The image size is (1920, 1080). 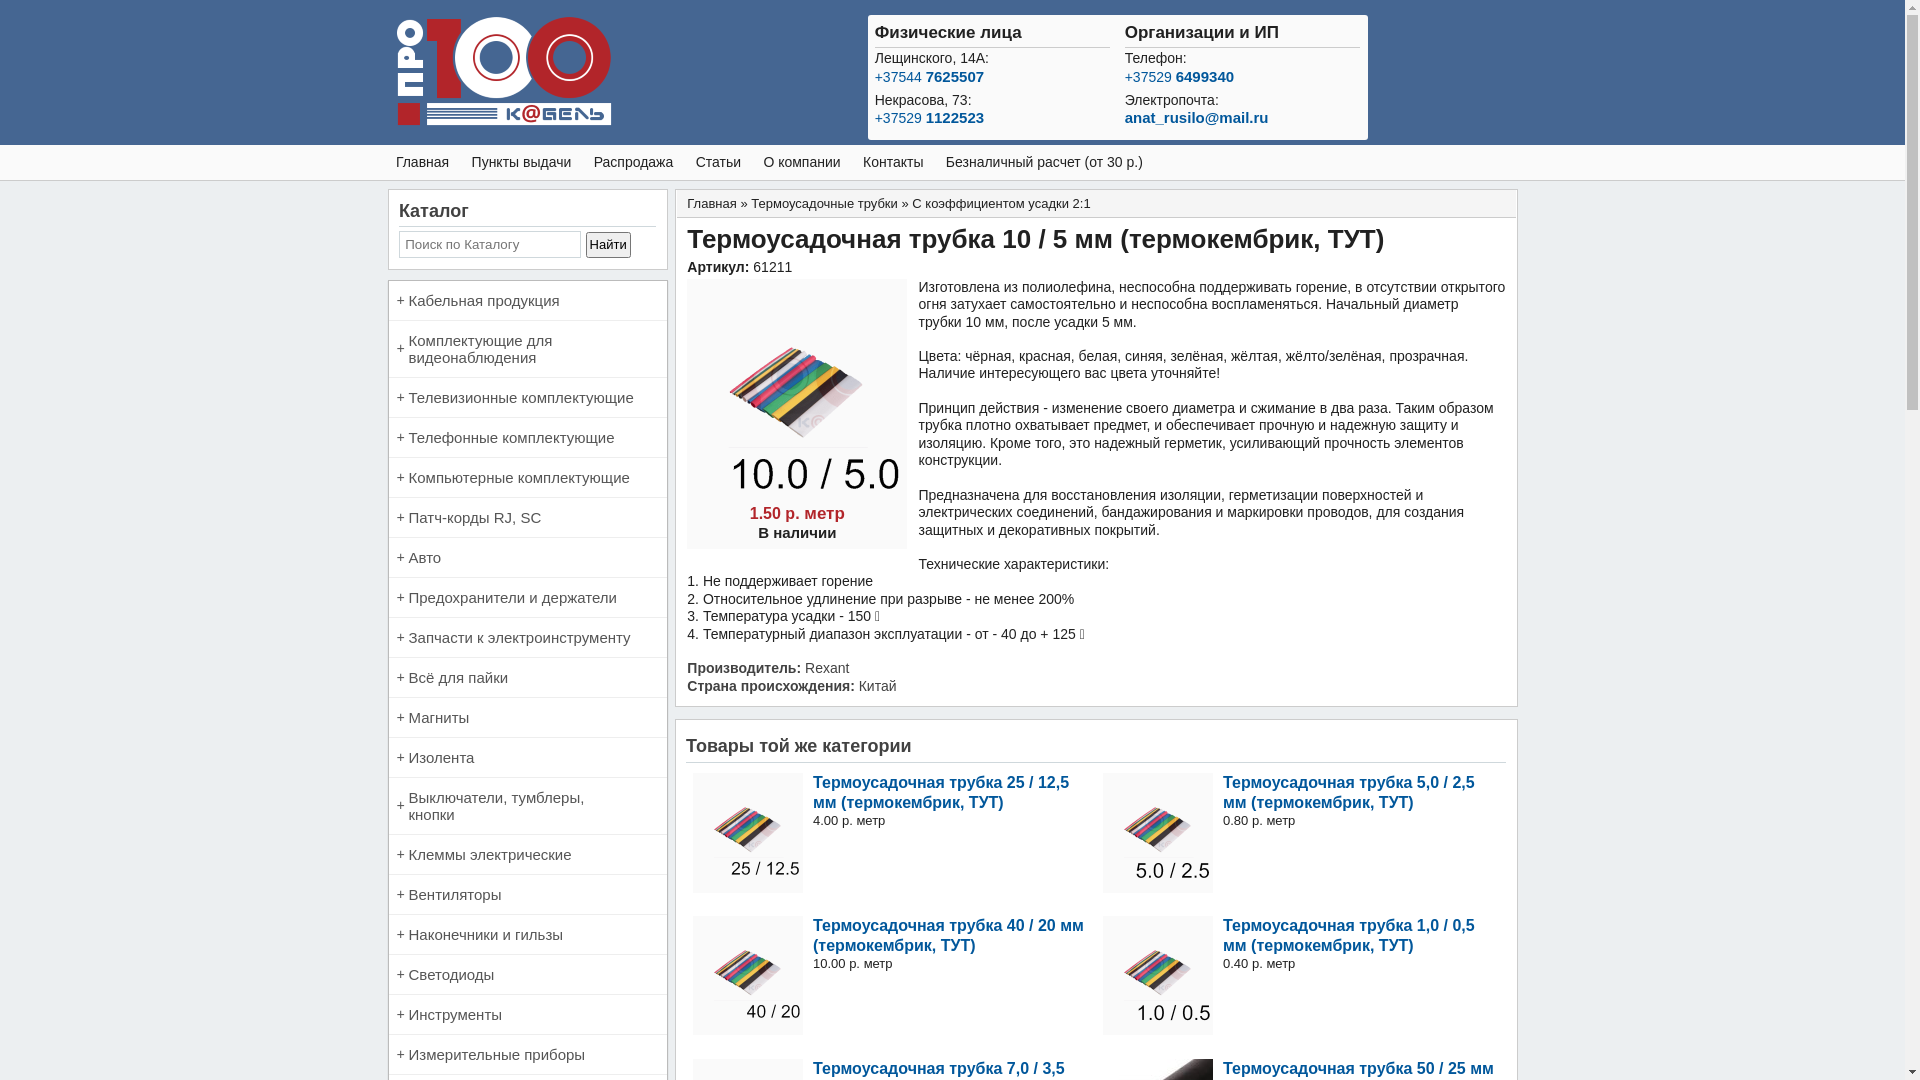 What do you see at coordinates (1179, 76) in the screenshot?
I see `'+37529 6499340'` at bounding box center [1179, 76].